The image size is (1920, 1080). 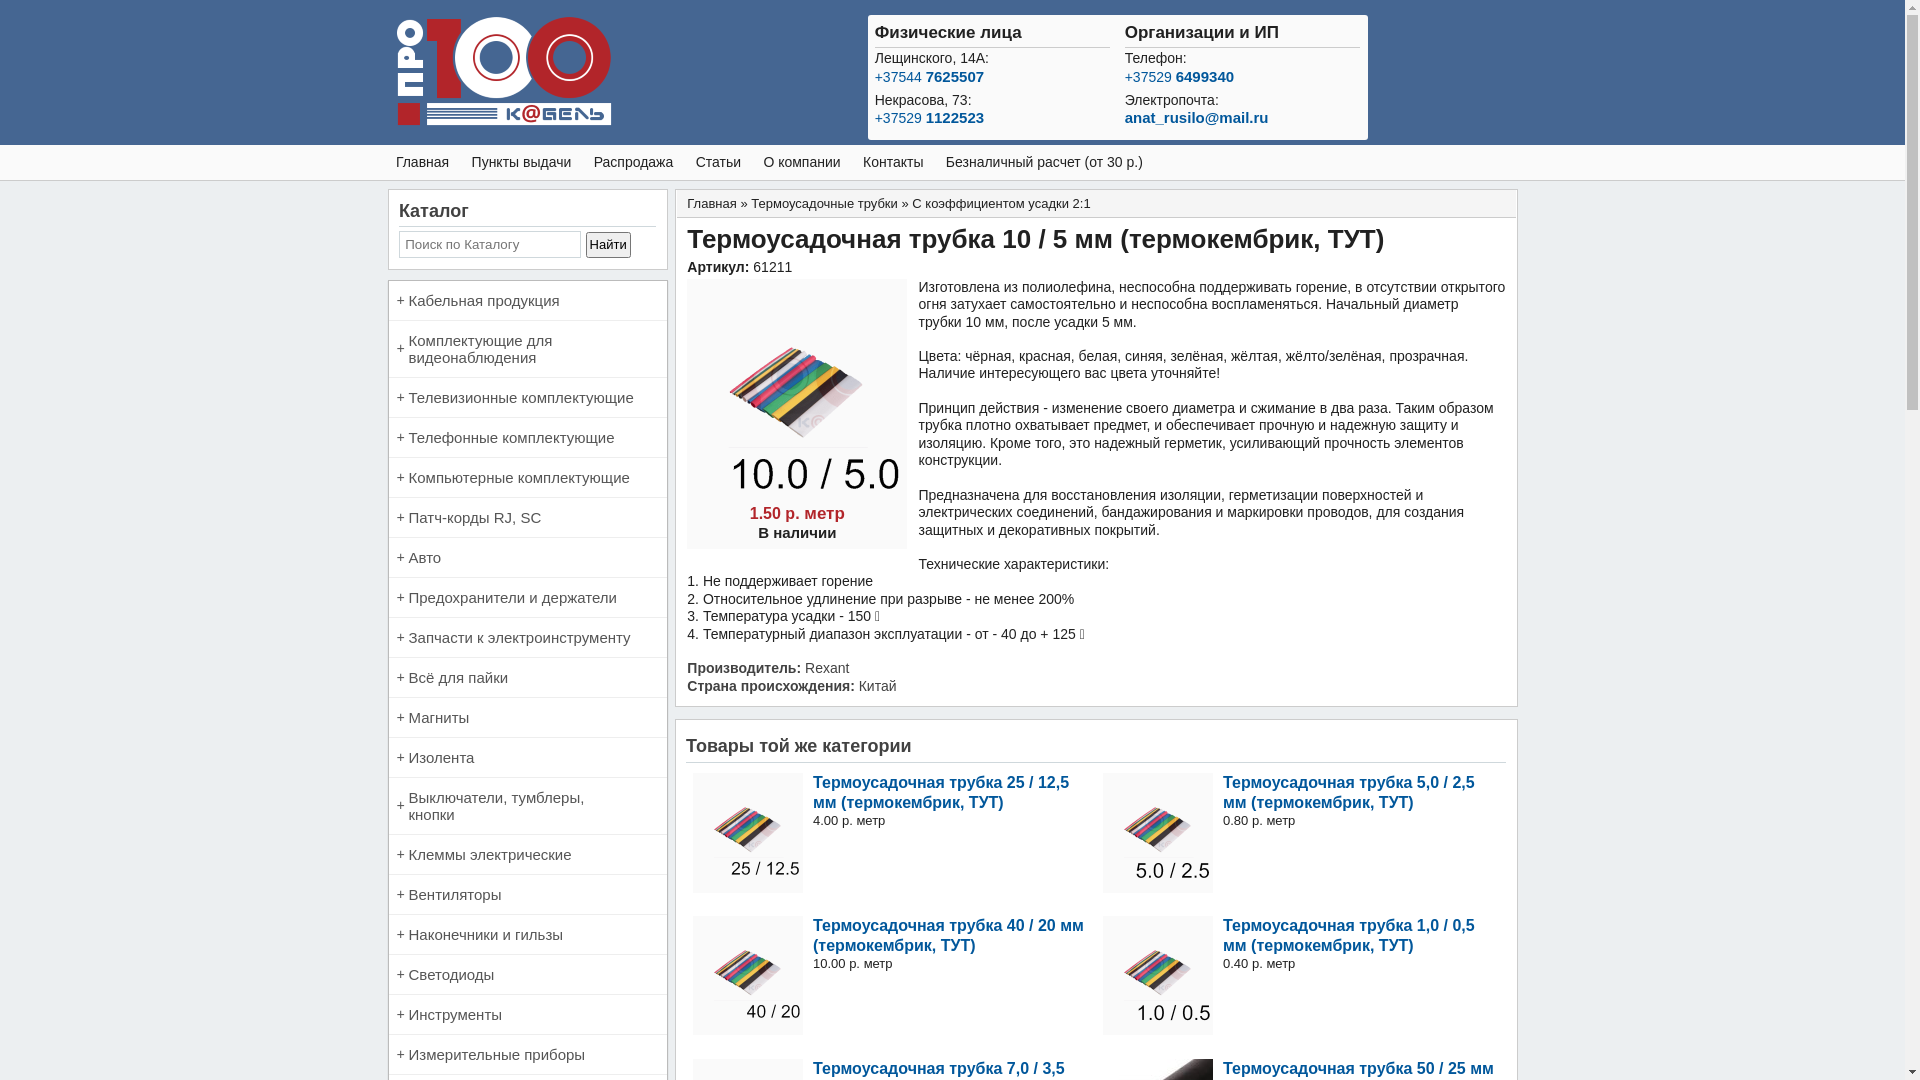 What do you see at coordinates (1179, 76) in the screenshot?
I see `'+37529 6499340'` at bounding box center [1179, 76].